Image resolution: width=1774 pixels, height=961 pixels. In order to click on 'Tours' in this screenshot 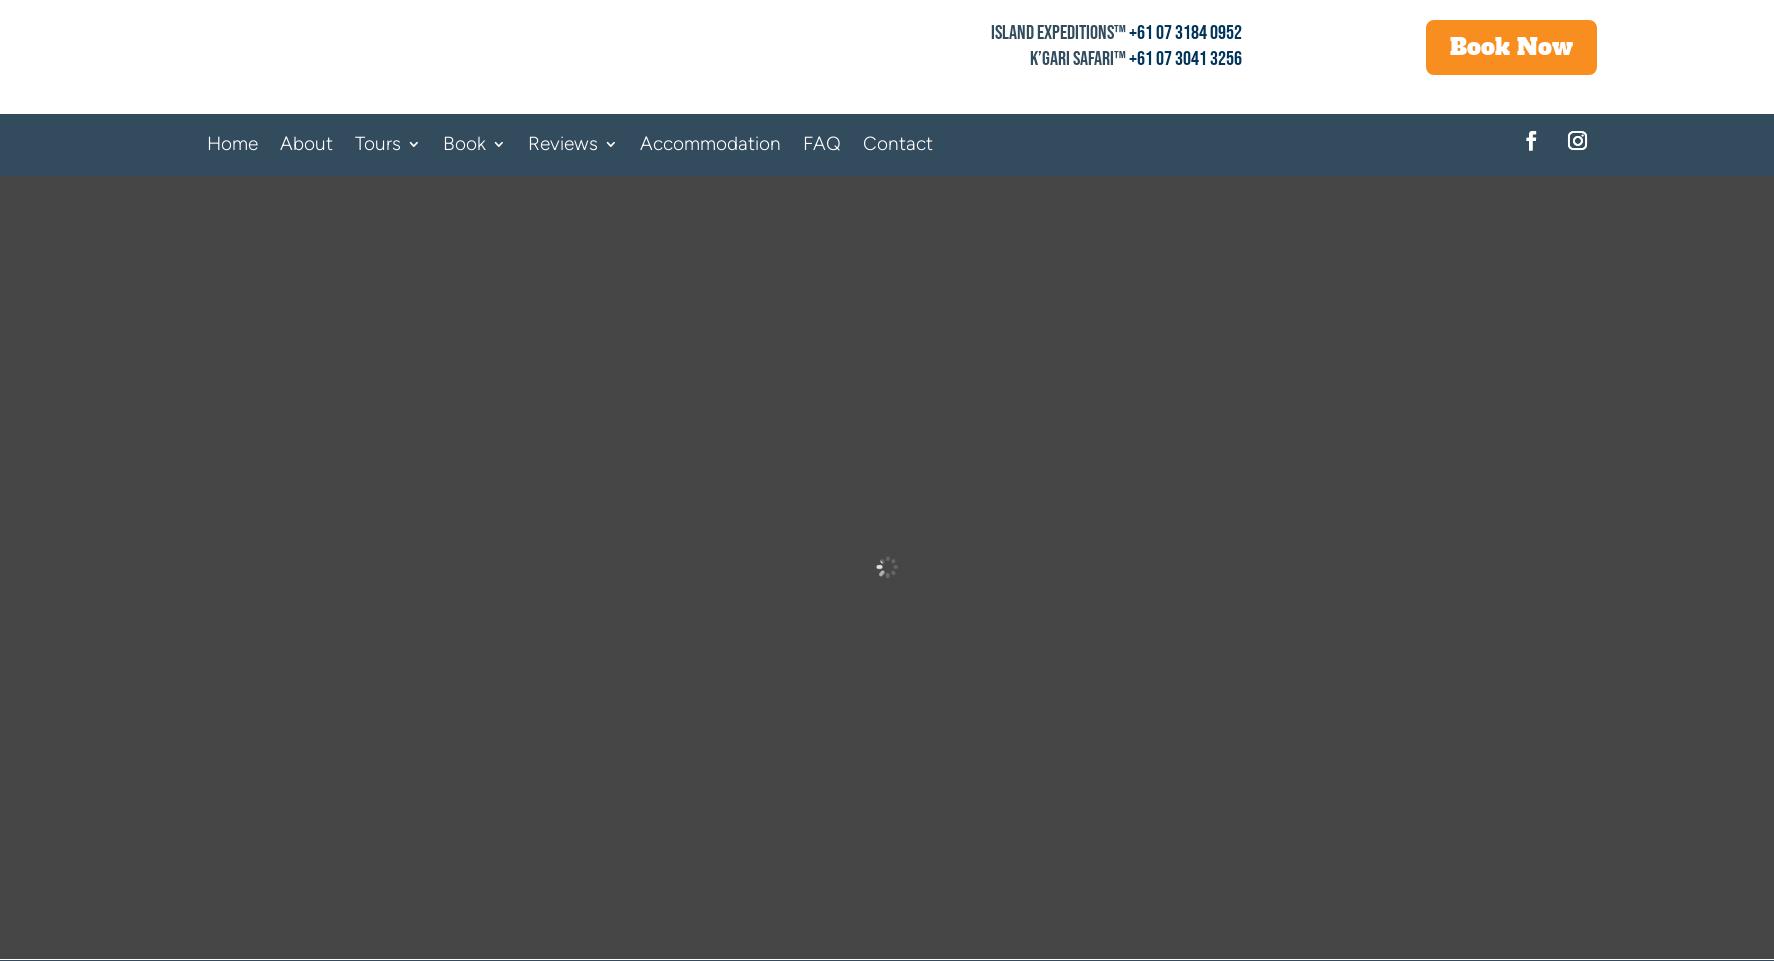, I will do `click(354, 142)`.